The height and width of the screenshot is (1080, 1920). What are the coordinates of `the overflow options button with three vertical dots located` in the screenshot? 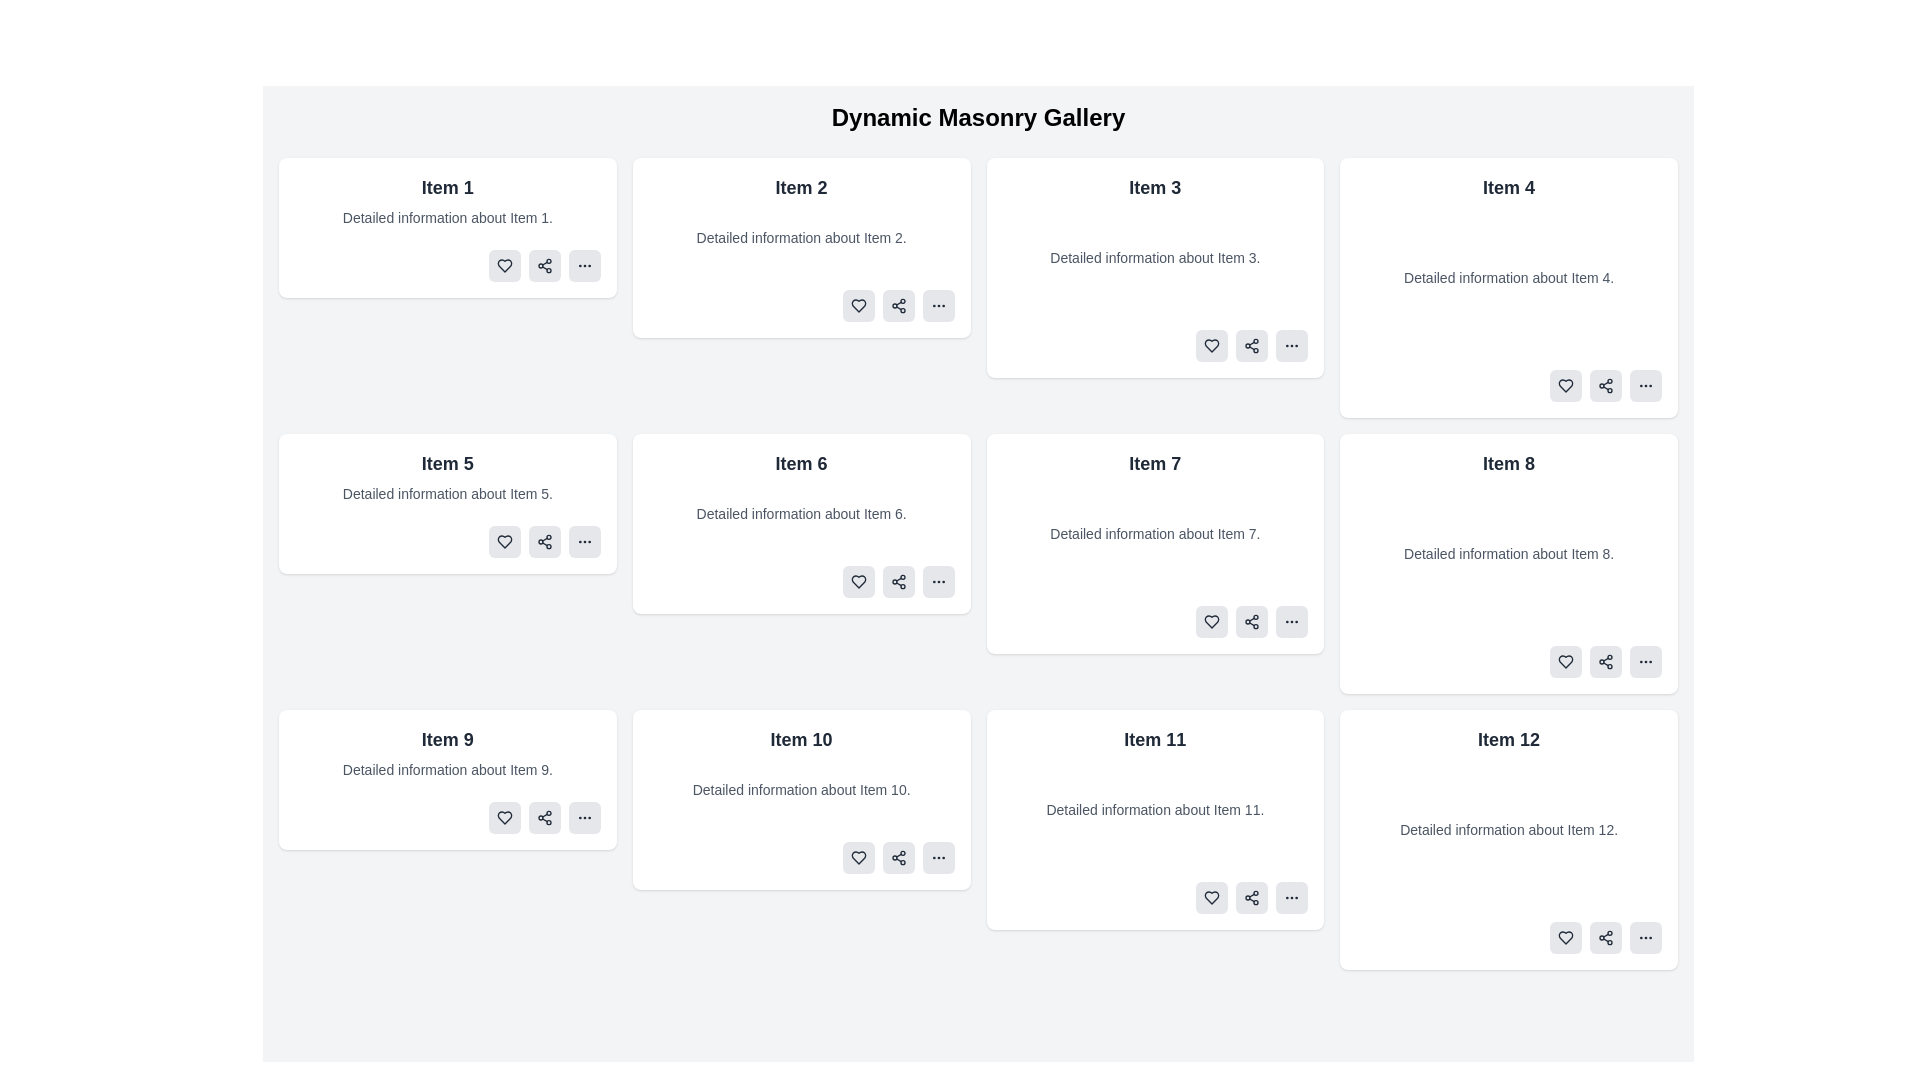 It's located at (937, 856).